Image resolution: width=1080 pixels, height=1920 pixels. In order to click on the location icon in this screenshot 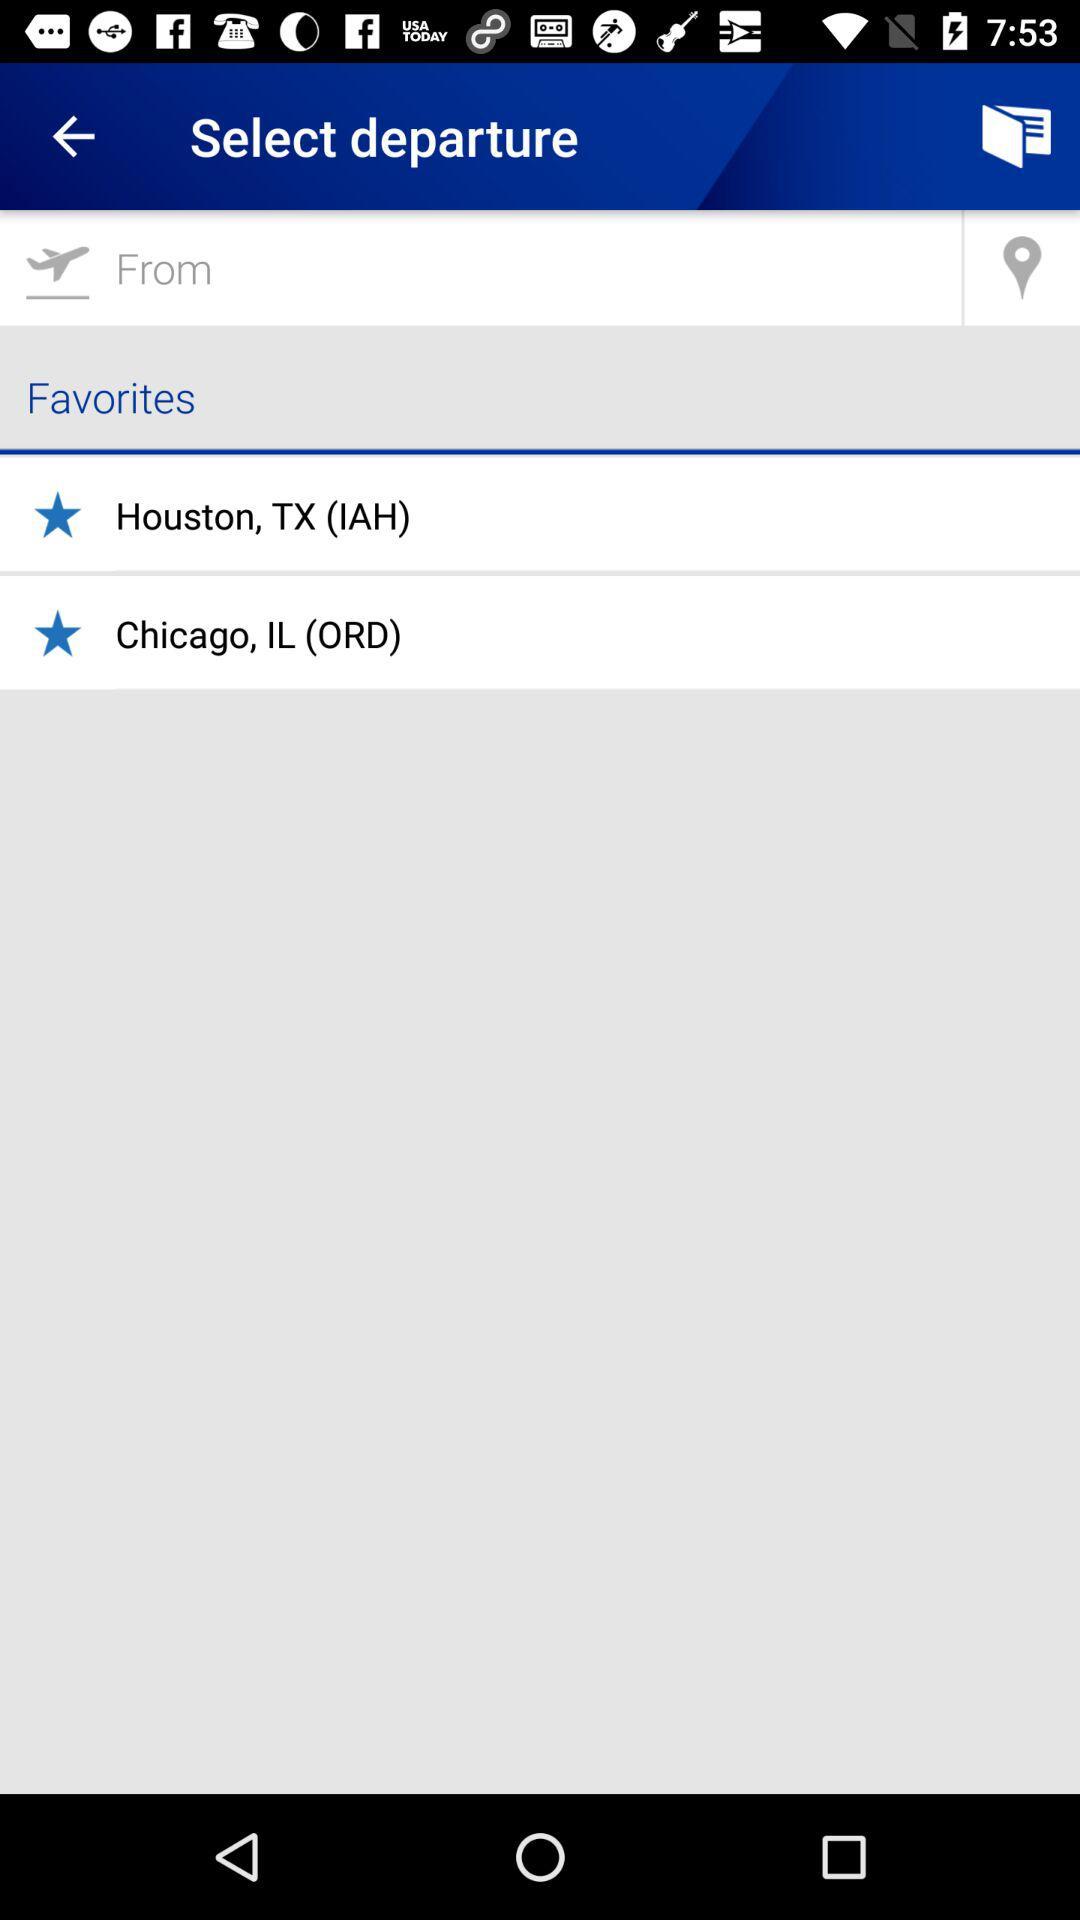, I will do `click(1022, 266)`.